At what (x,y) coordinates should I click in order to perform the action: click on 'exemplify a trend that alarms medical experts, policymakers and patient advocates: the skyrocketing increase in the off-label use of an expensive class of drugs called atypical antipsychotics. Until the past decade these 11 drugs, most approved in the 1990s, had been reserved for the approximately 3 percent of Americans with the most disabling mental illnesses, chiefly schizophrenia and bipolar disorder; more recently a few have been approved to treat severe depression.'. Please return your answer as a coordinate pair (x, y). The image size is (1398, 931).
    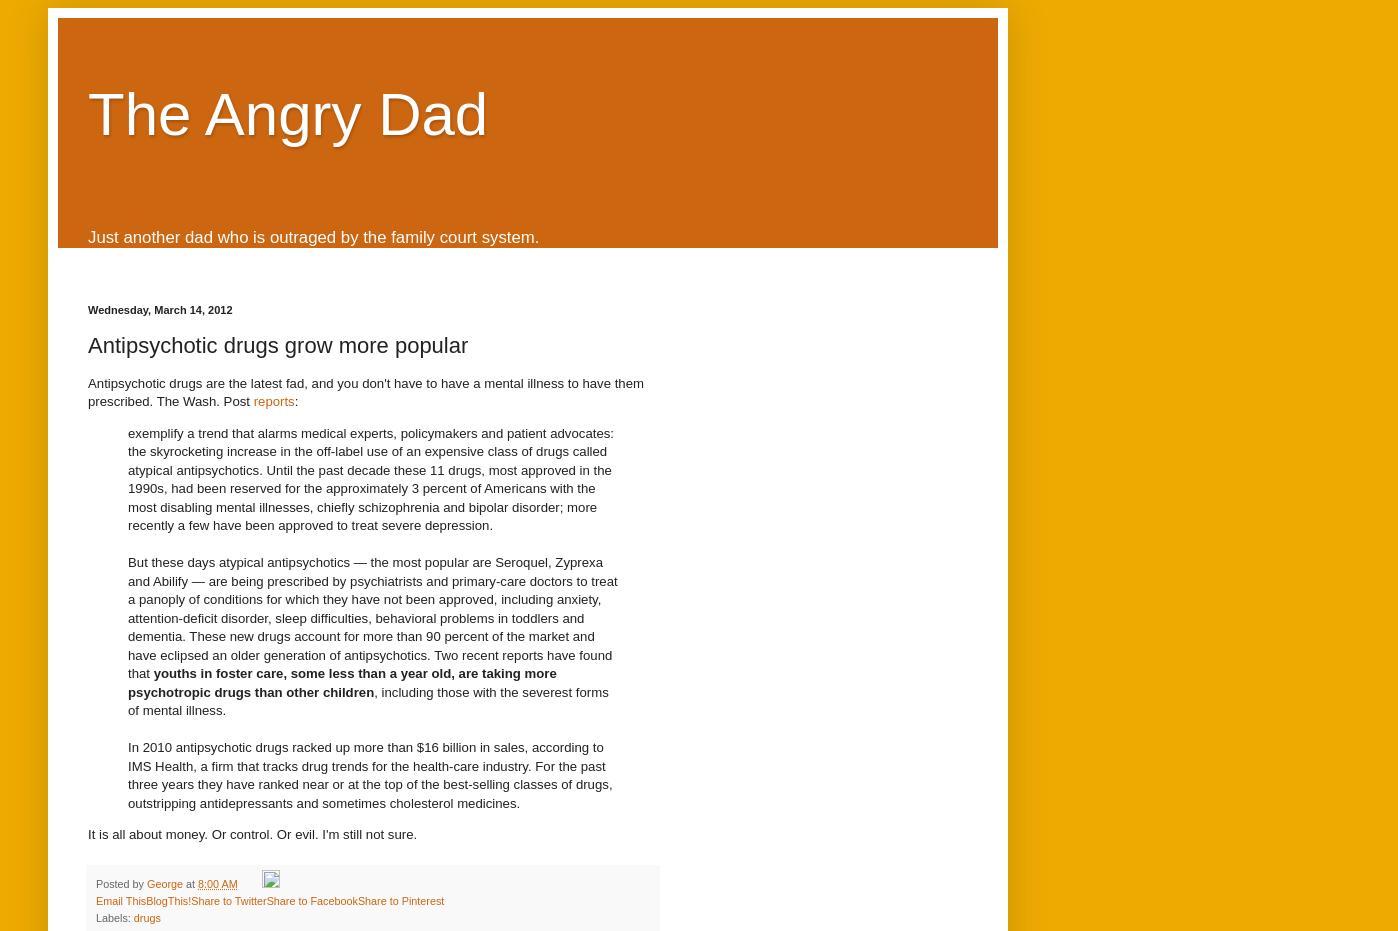
    Looking at the image, I should click on (369, 478).